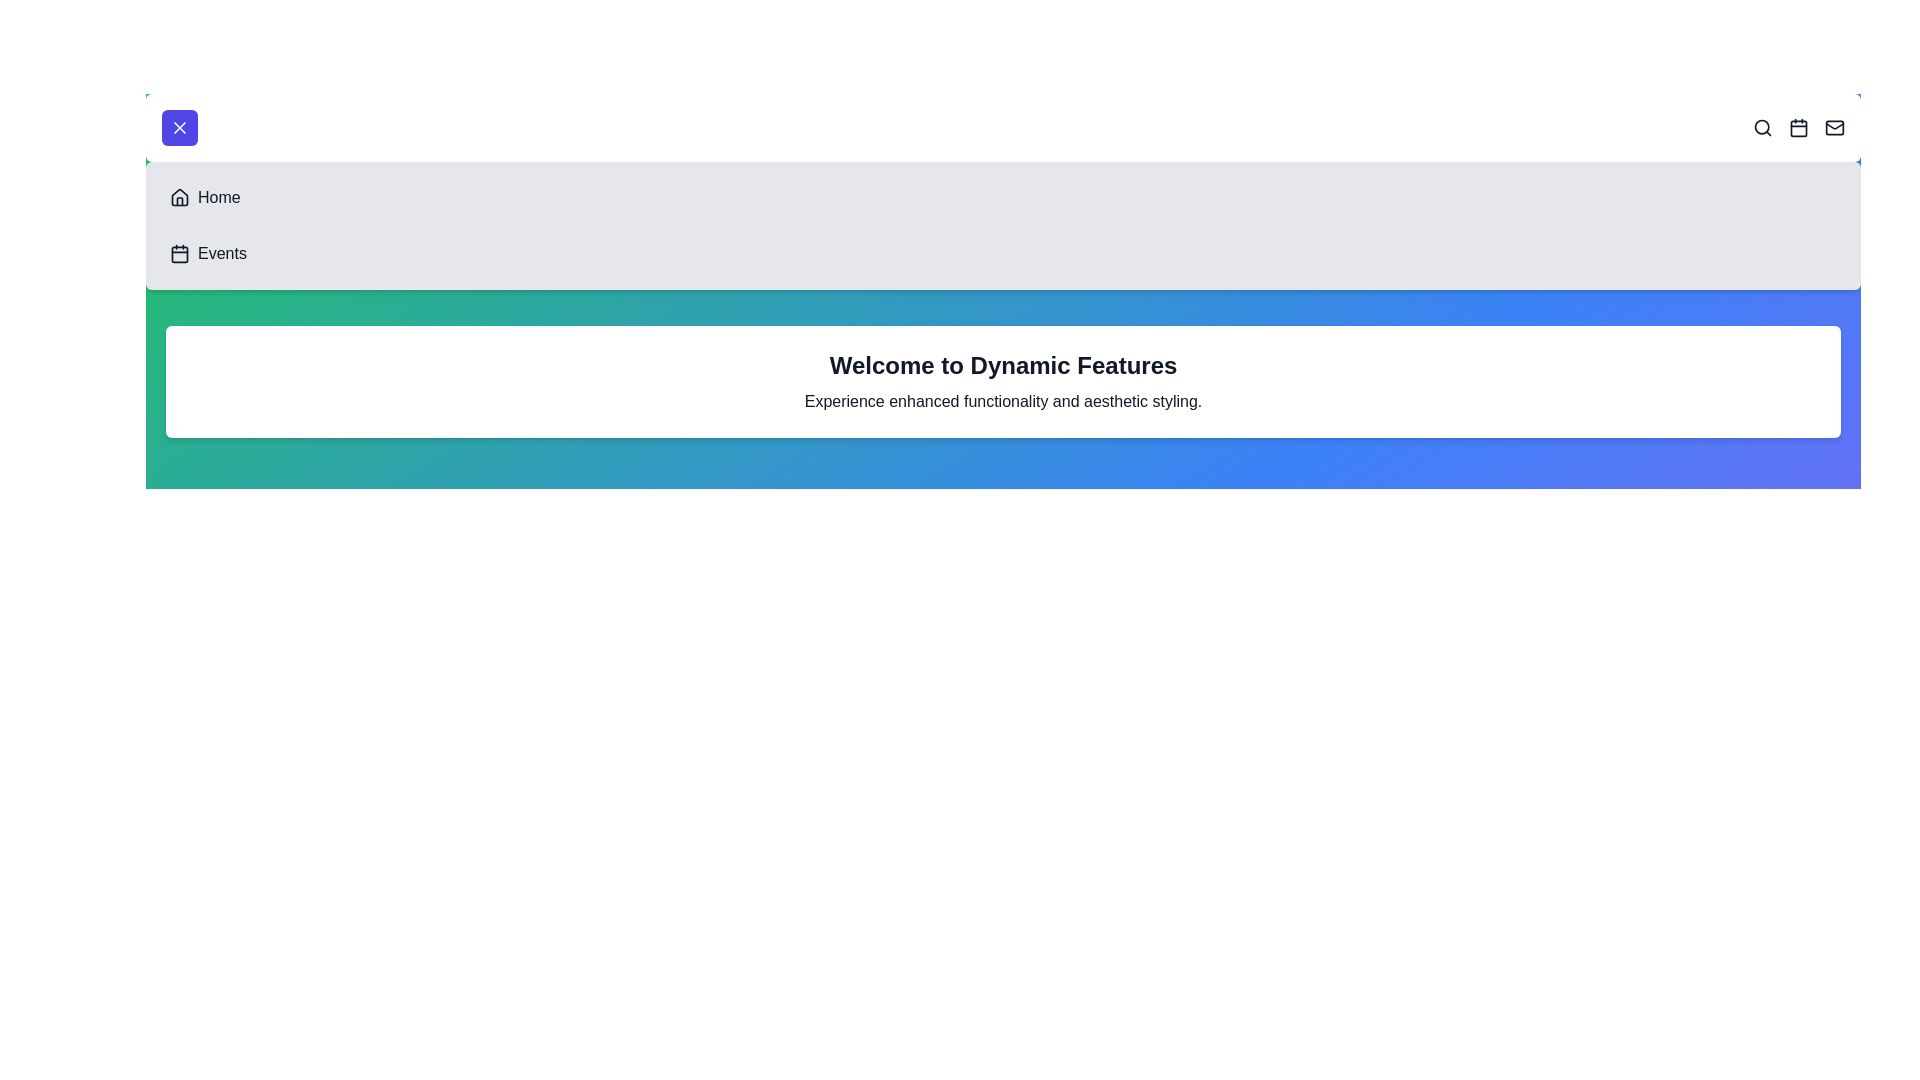 Image resolution: width=1920 pixels, height=1080 pixels. What do you see at coordinates (180, 197) in the screenshot?
I see `the navigation menu item Home to navigate` at bounding box center [180, 197].